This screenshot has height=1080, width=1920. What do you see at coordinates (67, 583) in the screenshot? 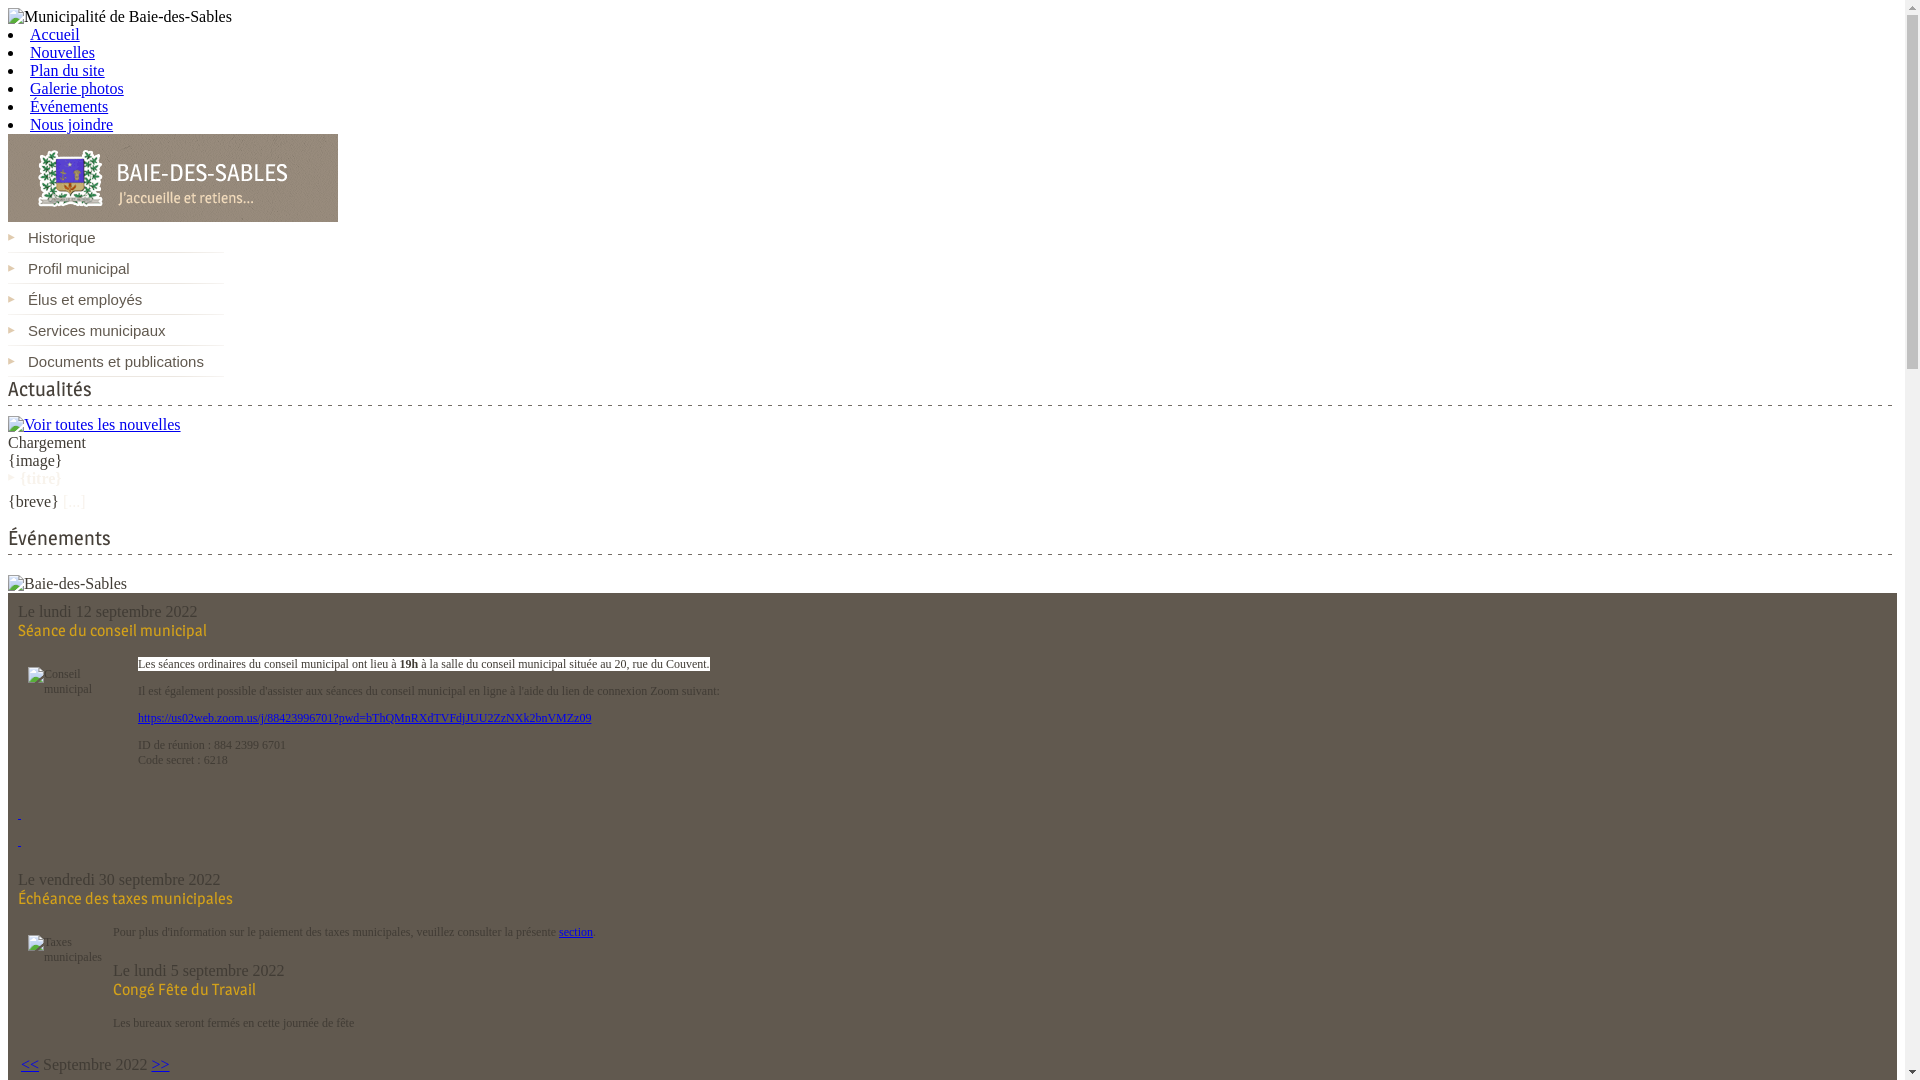
I see `'Baie-des-Sables'` at bounding box center [67, 583].